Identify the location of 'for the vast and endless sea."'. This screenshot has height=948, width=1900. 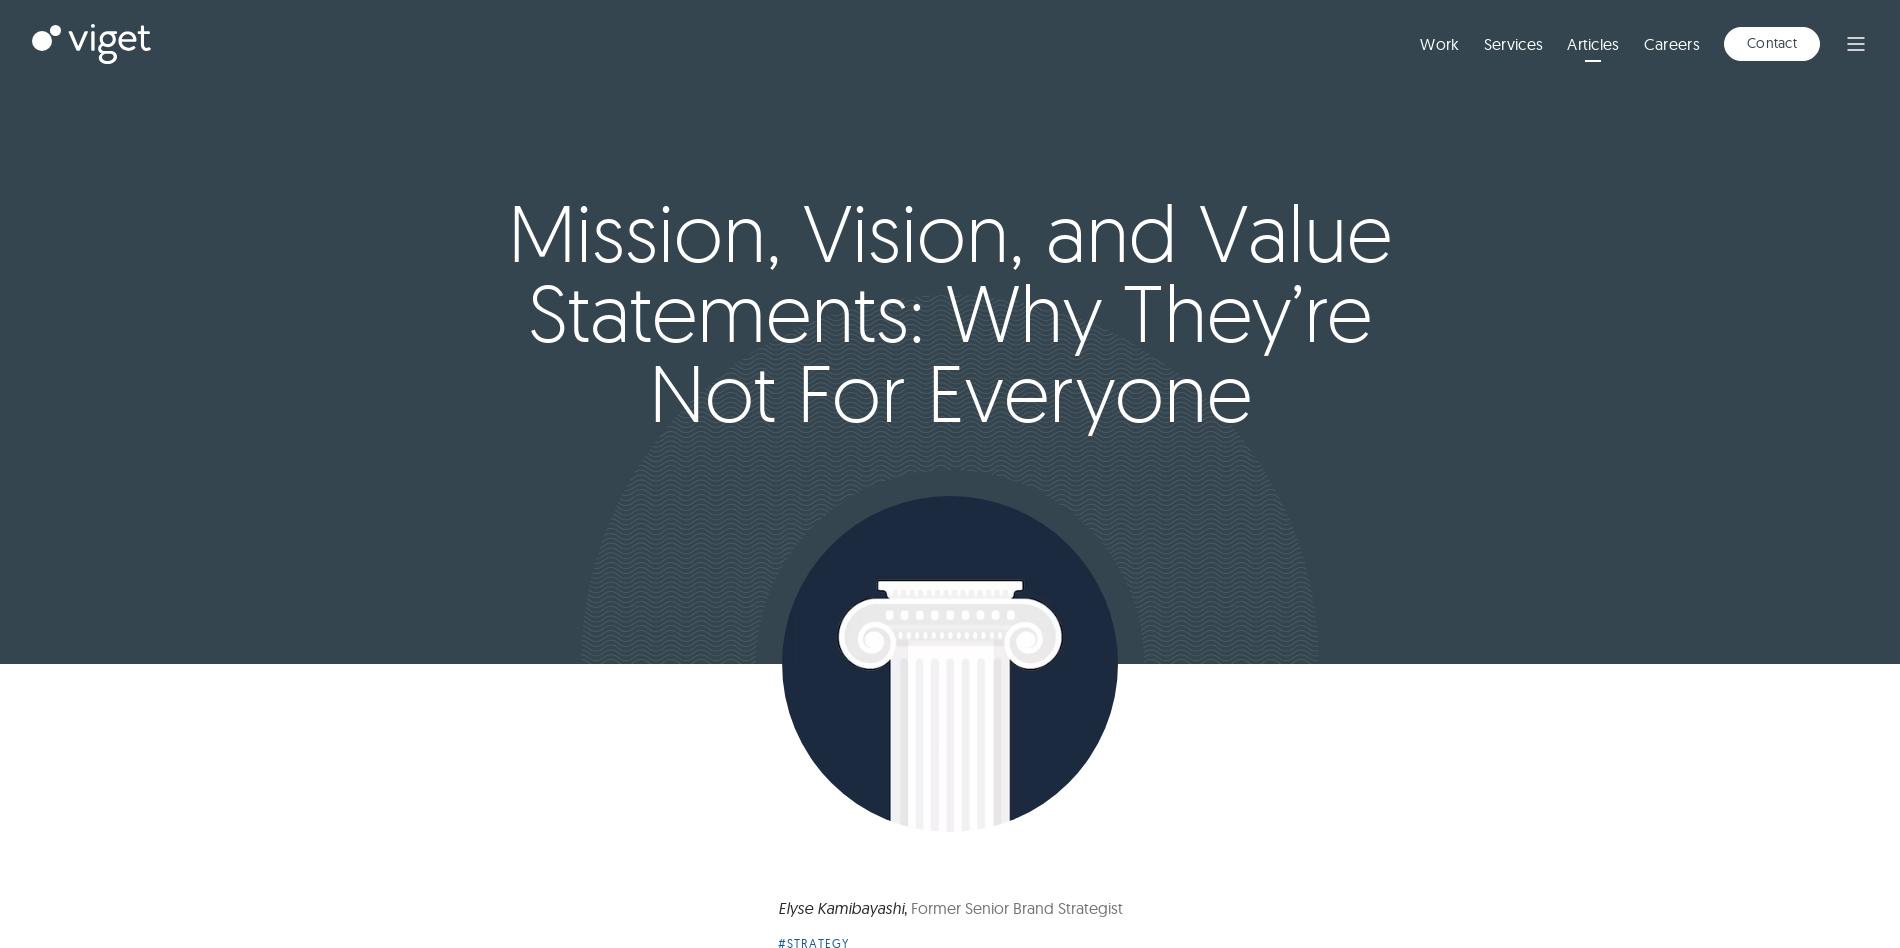
(1110, 475).